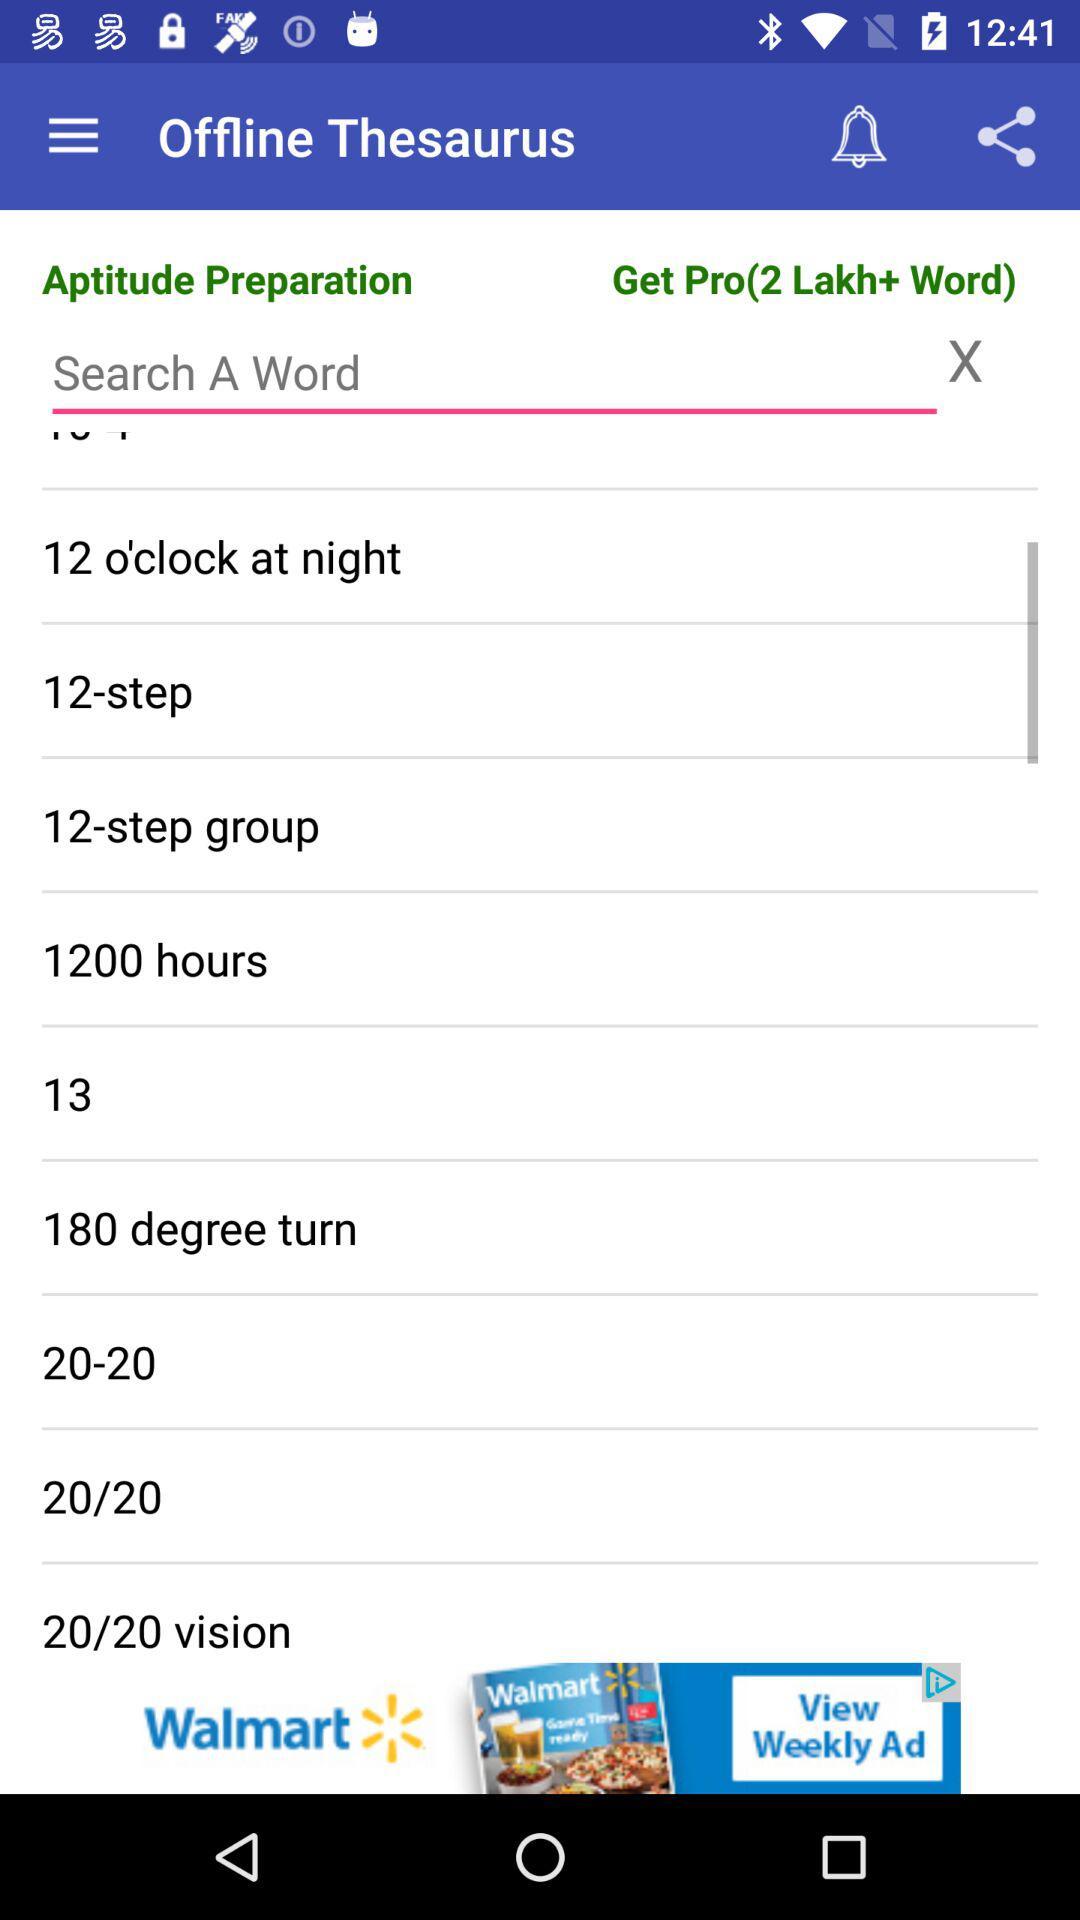 The width and height of the screenshot is (1080, 1920). What do you see at coordinates (494, 372) in the screenshot?
I see `text option` at bounding box center [494, 372].